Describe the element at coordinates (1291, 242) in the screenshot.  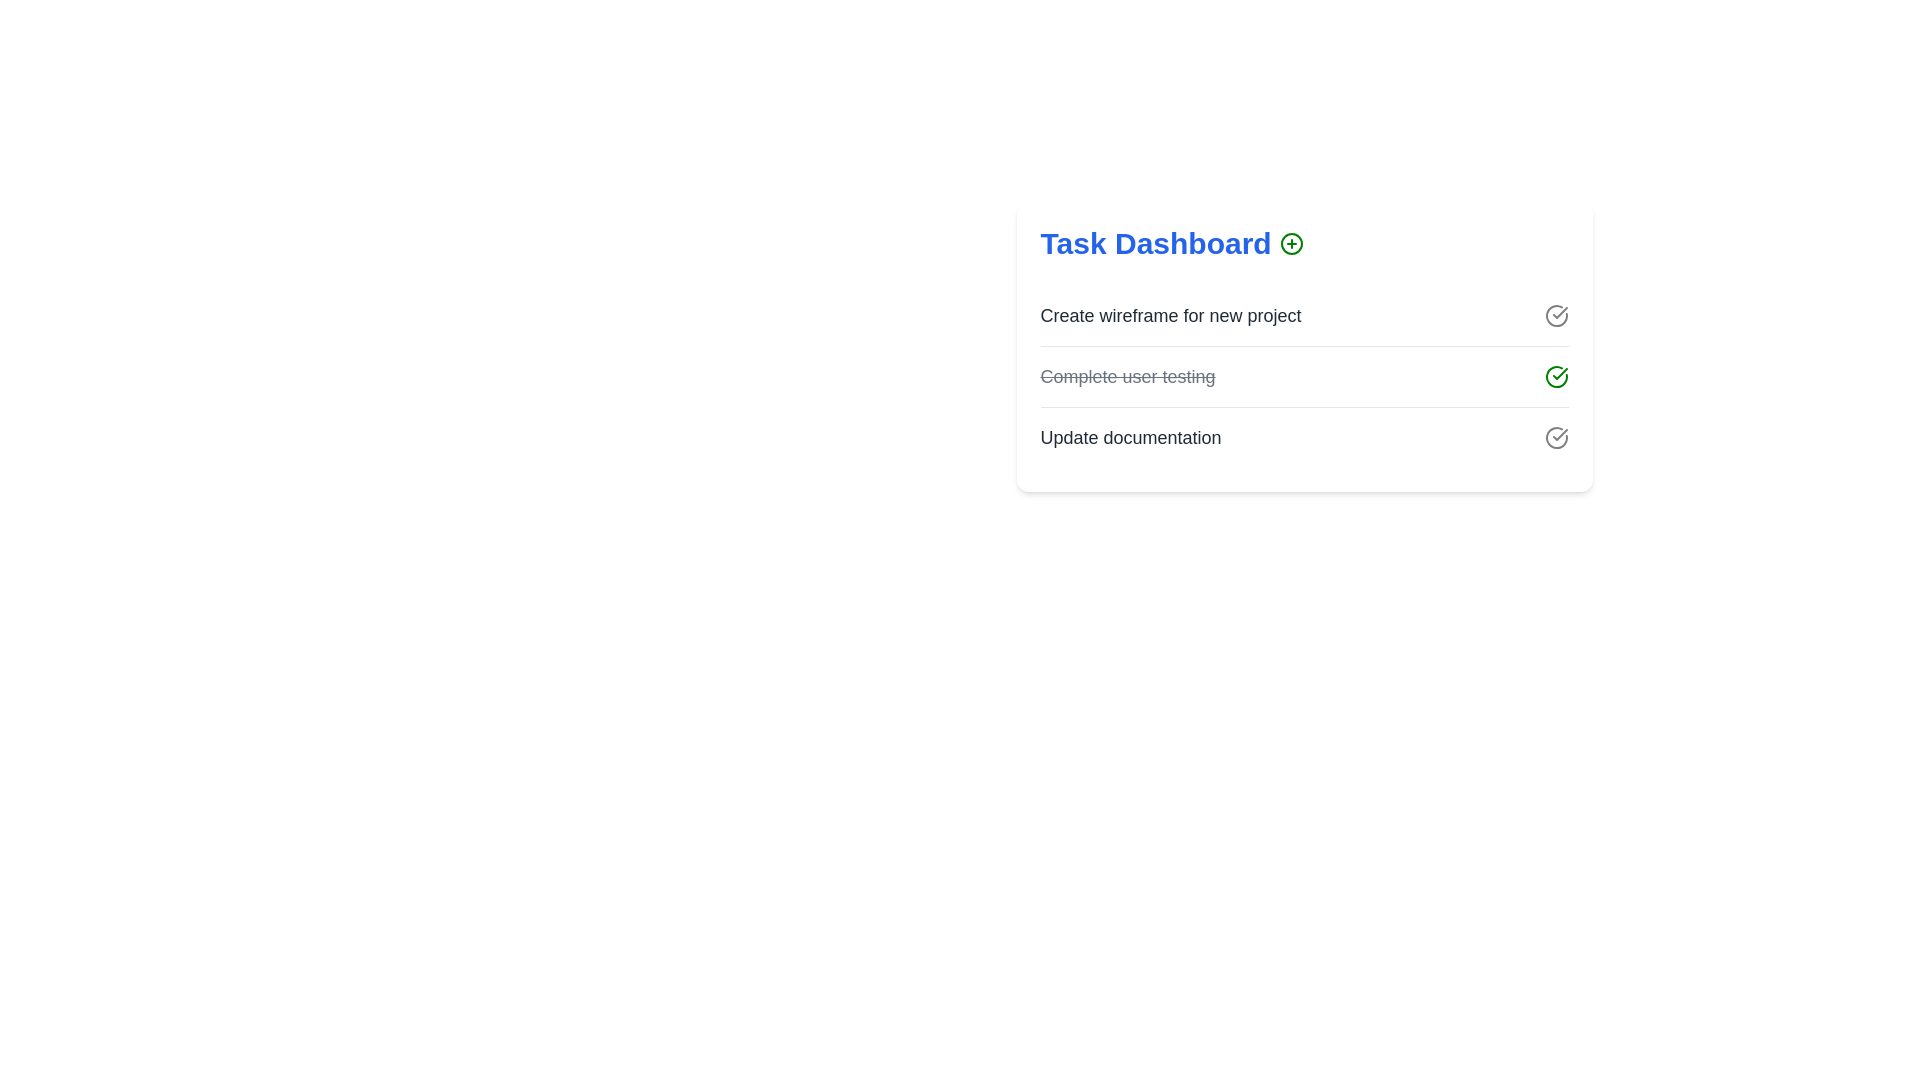
I see `plus icon next to the header to add a new task` at that location.